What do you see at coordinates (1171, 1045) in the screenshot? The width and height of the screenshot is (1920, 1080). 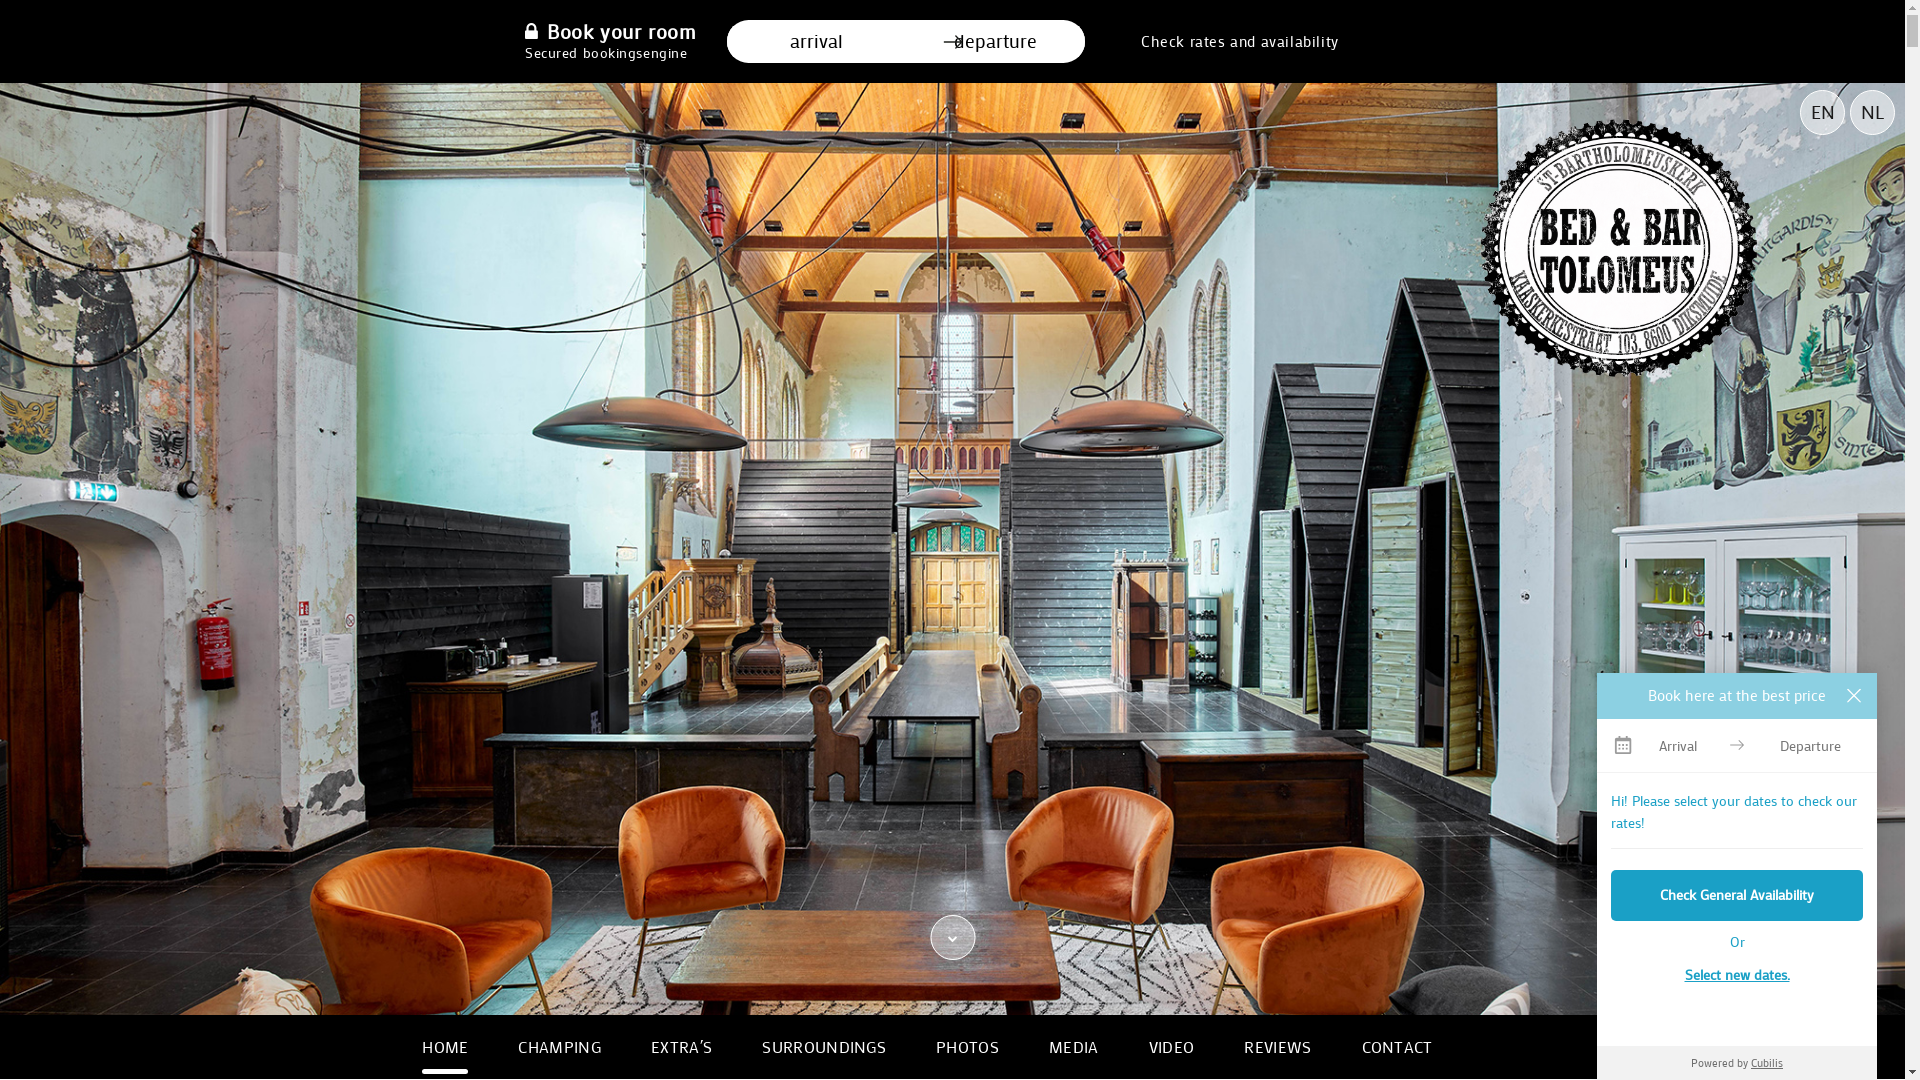 I see `'VIDEO'` at bounding box center [1171, 1045].